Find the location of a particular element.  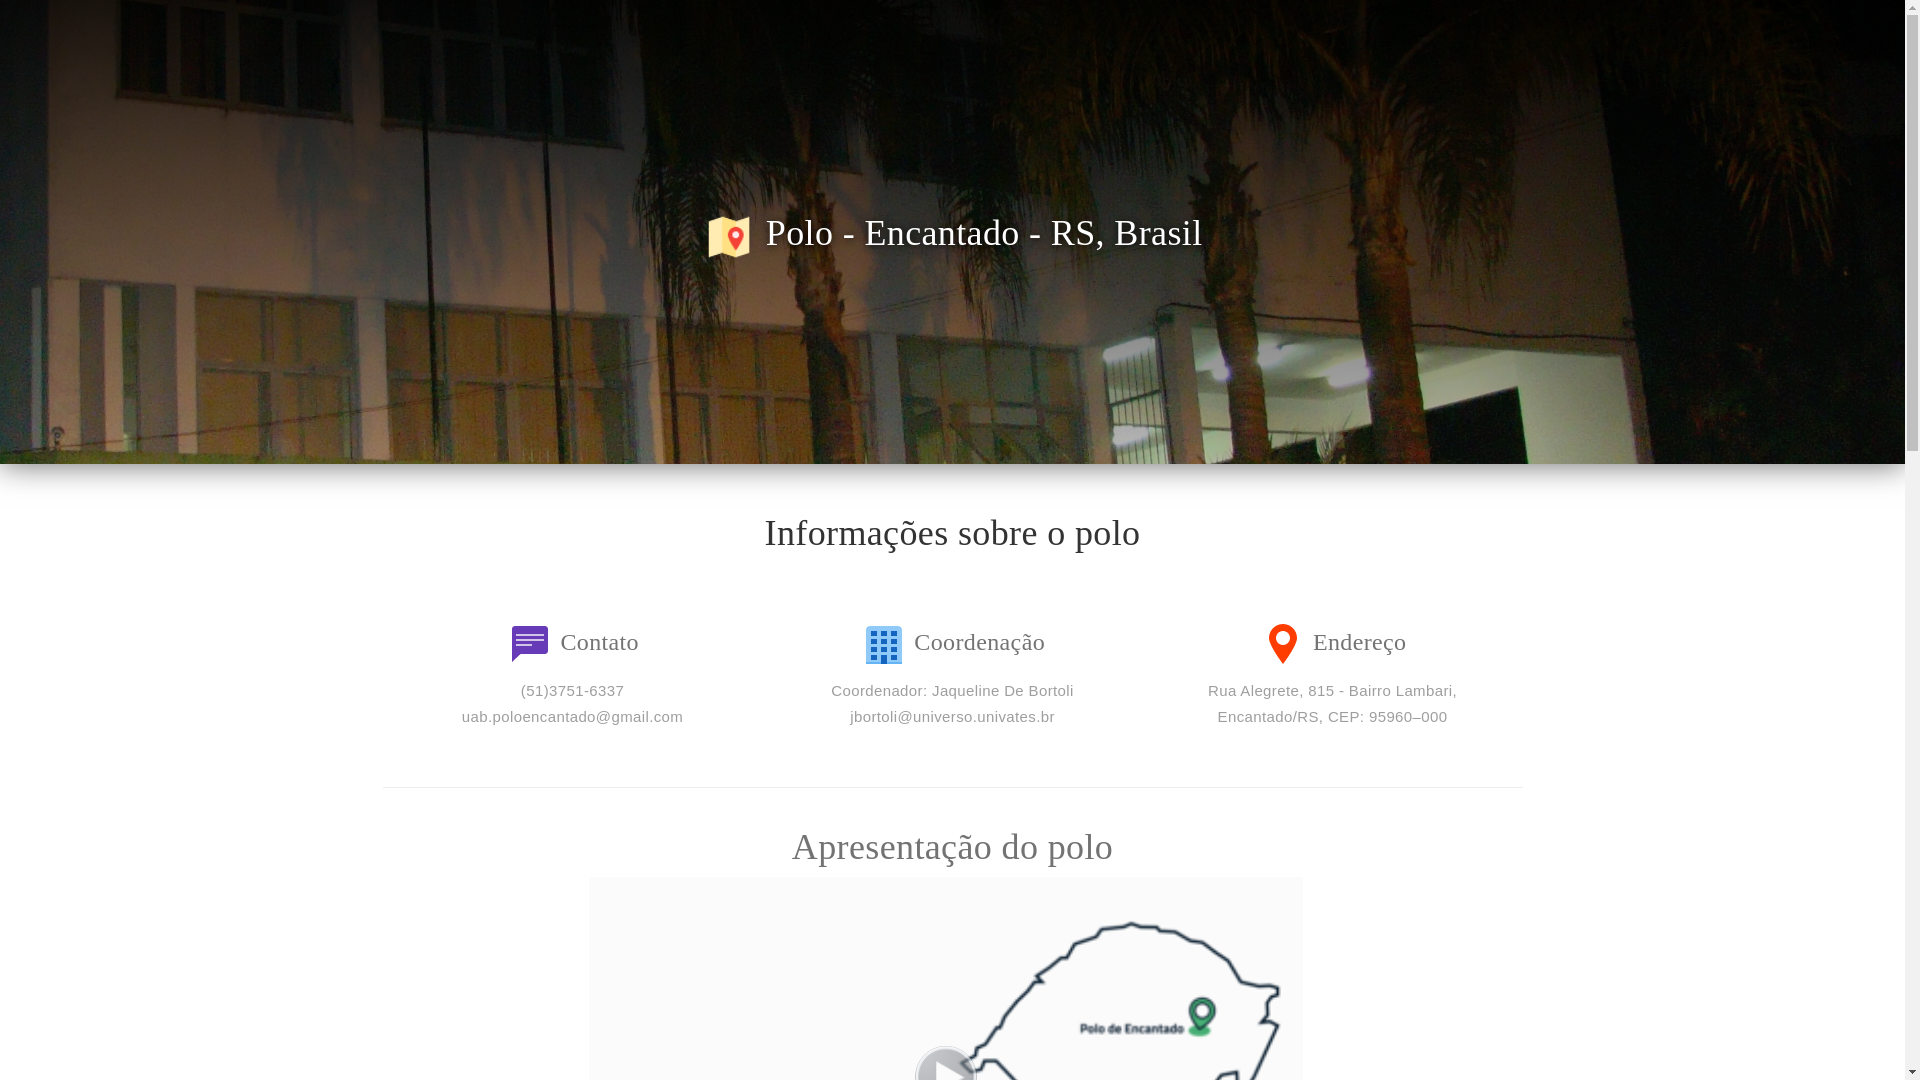

'Polo - Encantado - RS, Brasil' is located at coordinates (951, 230).